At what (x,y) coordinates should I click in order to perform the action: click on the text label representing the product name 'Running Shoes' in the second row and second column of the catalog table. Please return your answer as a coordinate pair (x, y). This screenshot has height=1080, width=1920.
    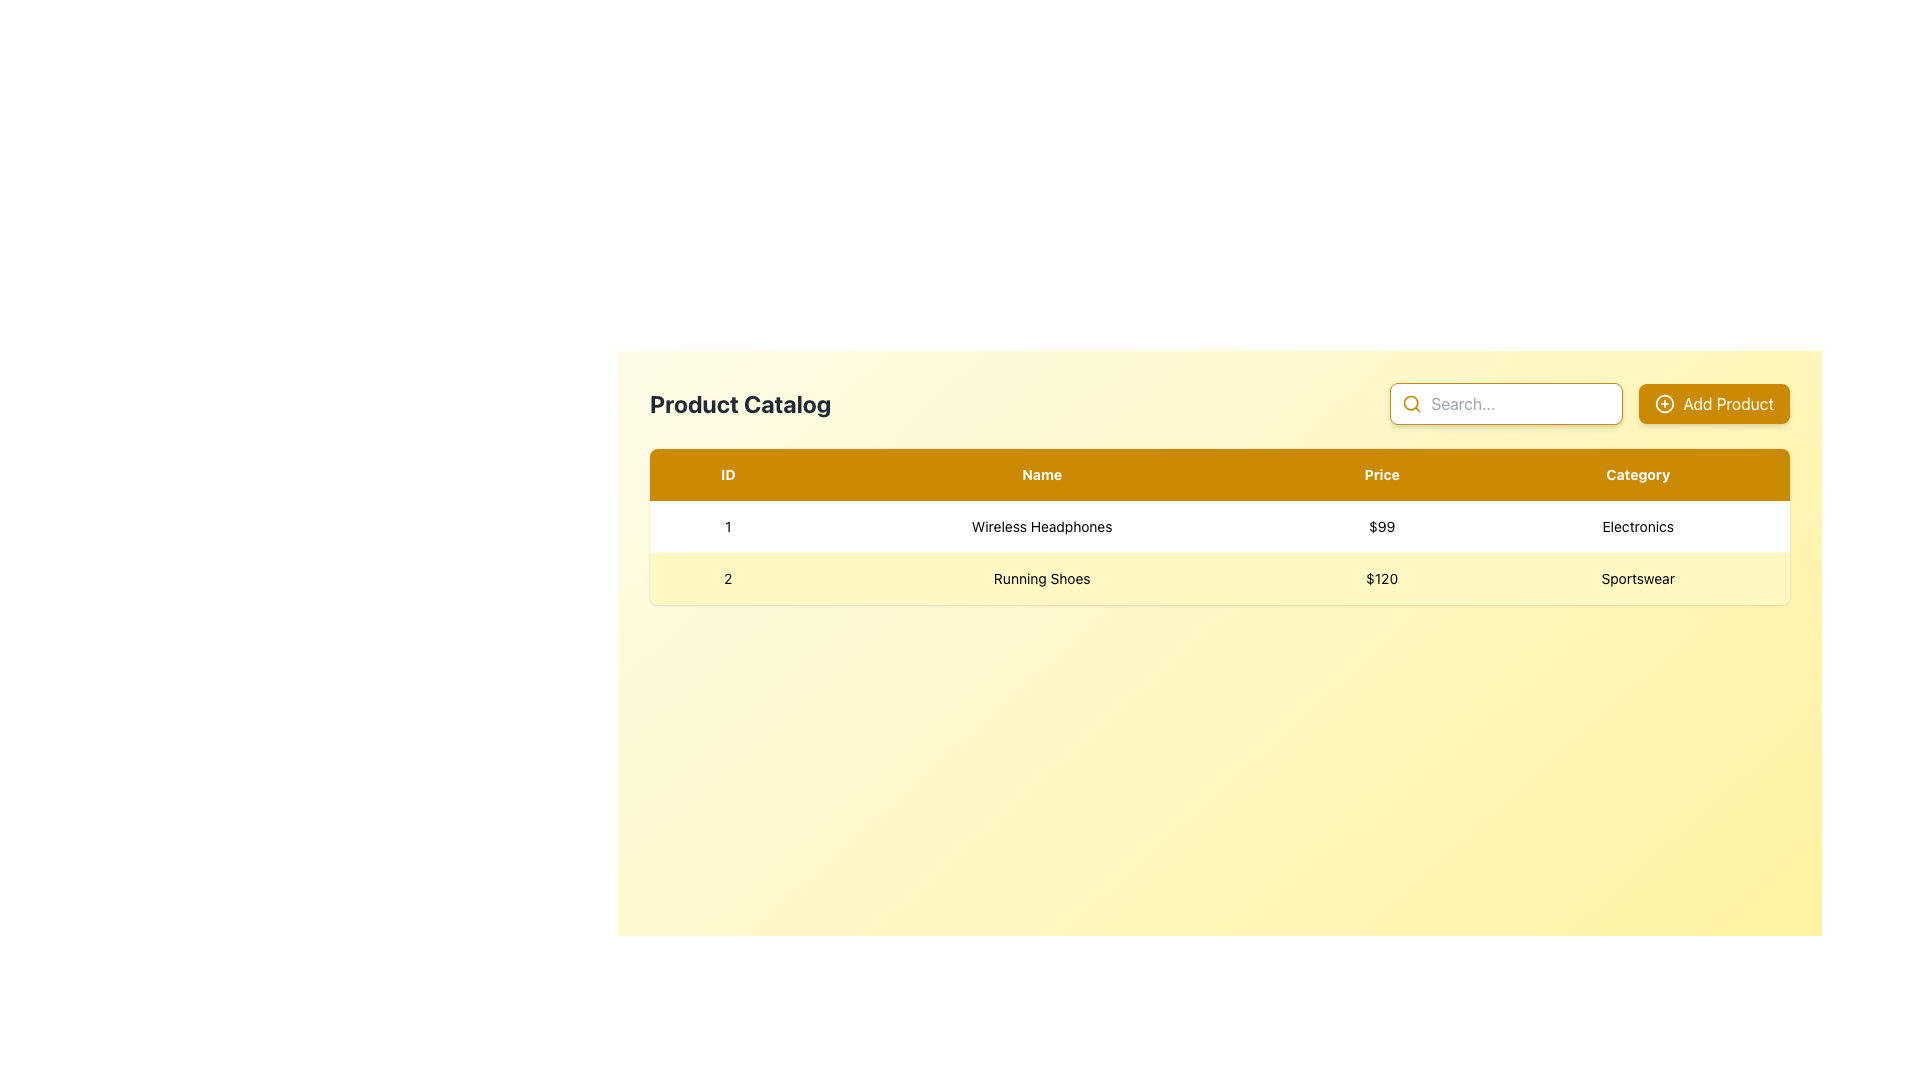
    Looking at the image, I should click on (1041, 578).